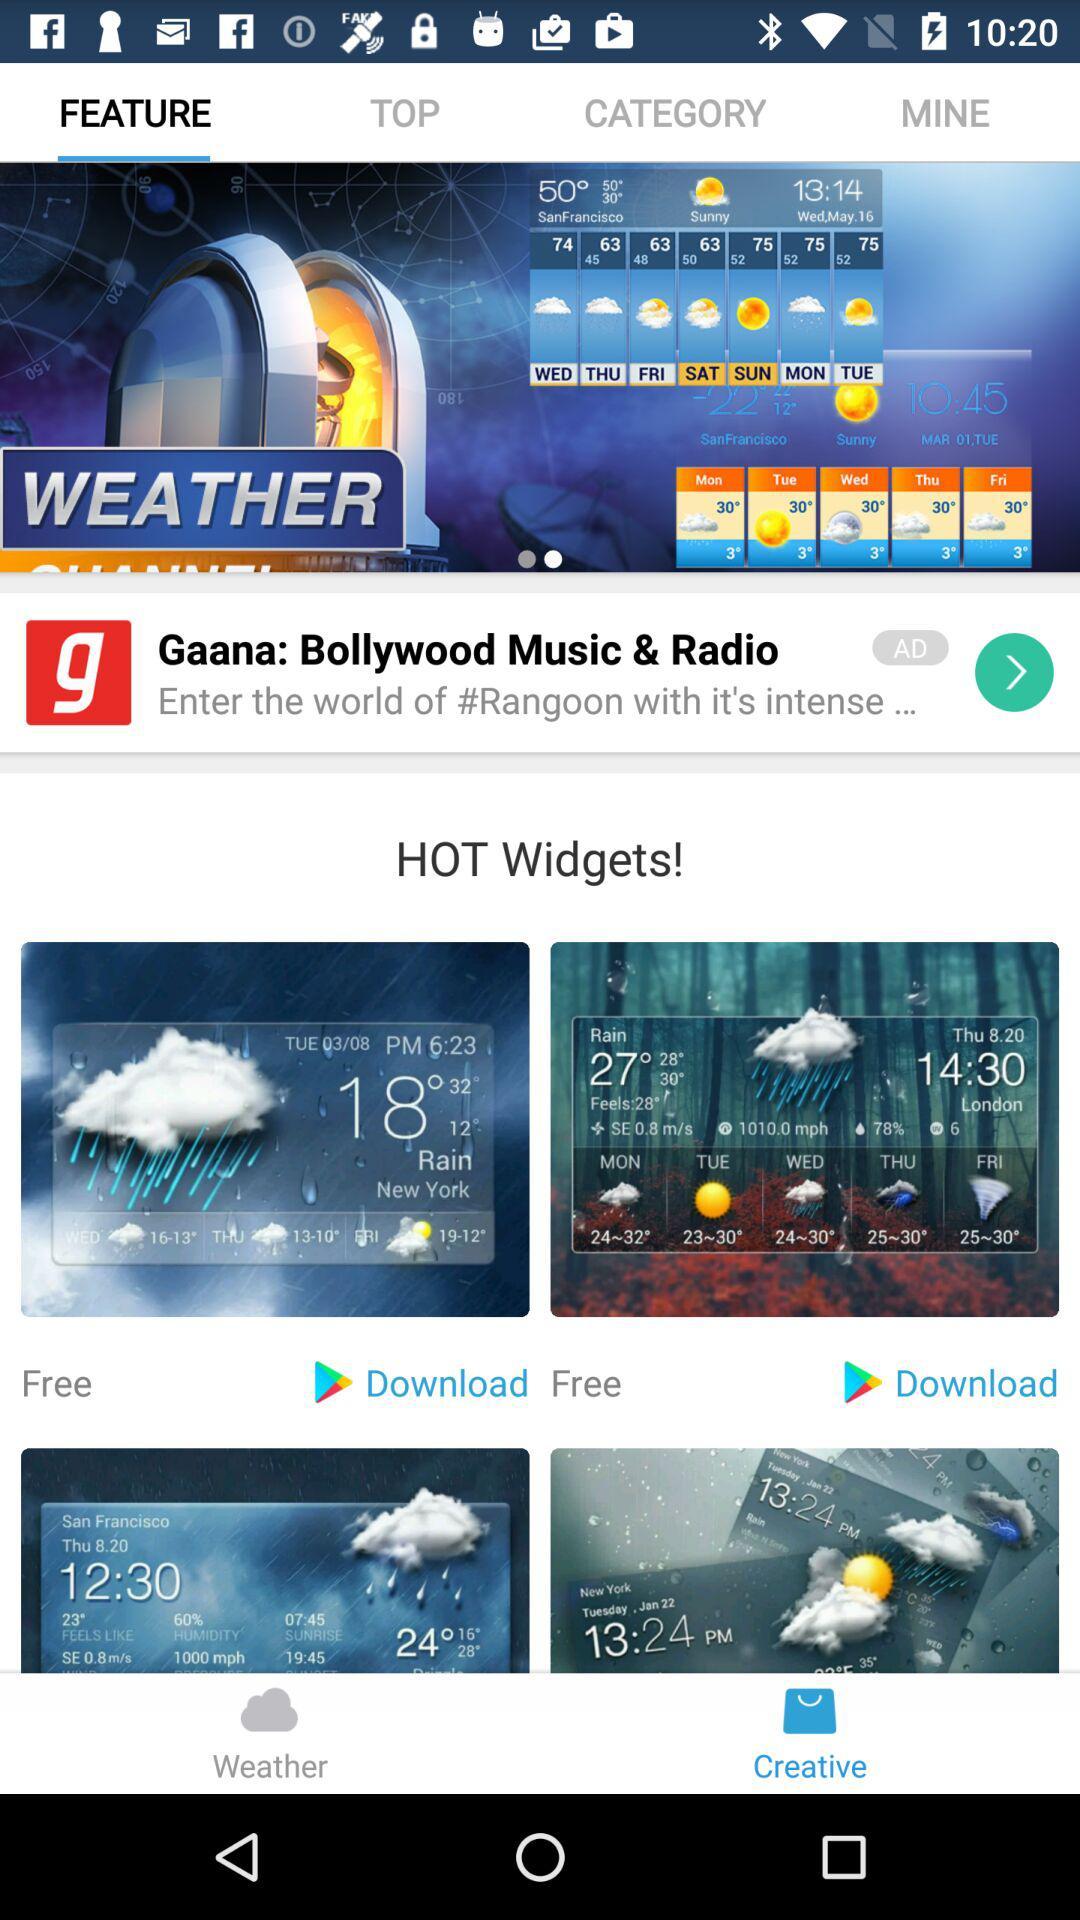 This screenshot has width=1080, height=1920. What do you see at coordinates (500, 648) in the screenshot?
I see `the item above enter the world item` at bounding box center [500, 648].